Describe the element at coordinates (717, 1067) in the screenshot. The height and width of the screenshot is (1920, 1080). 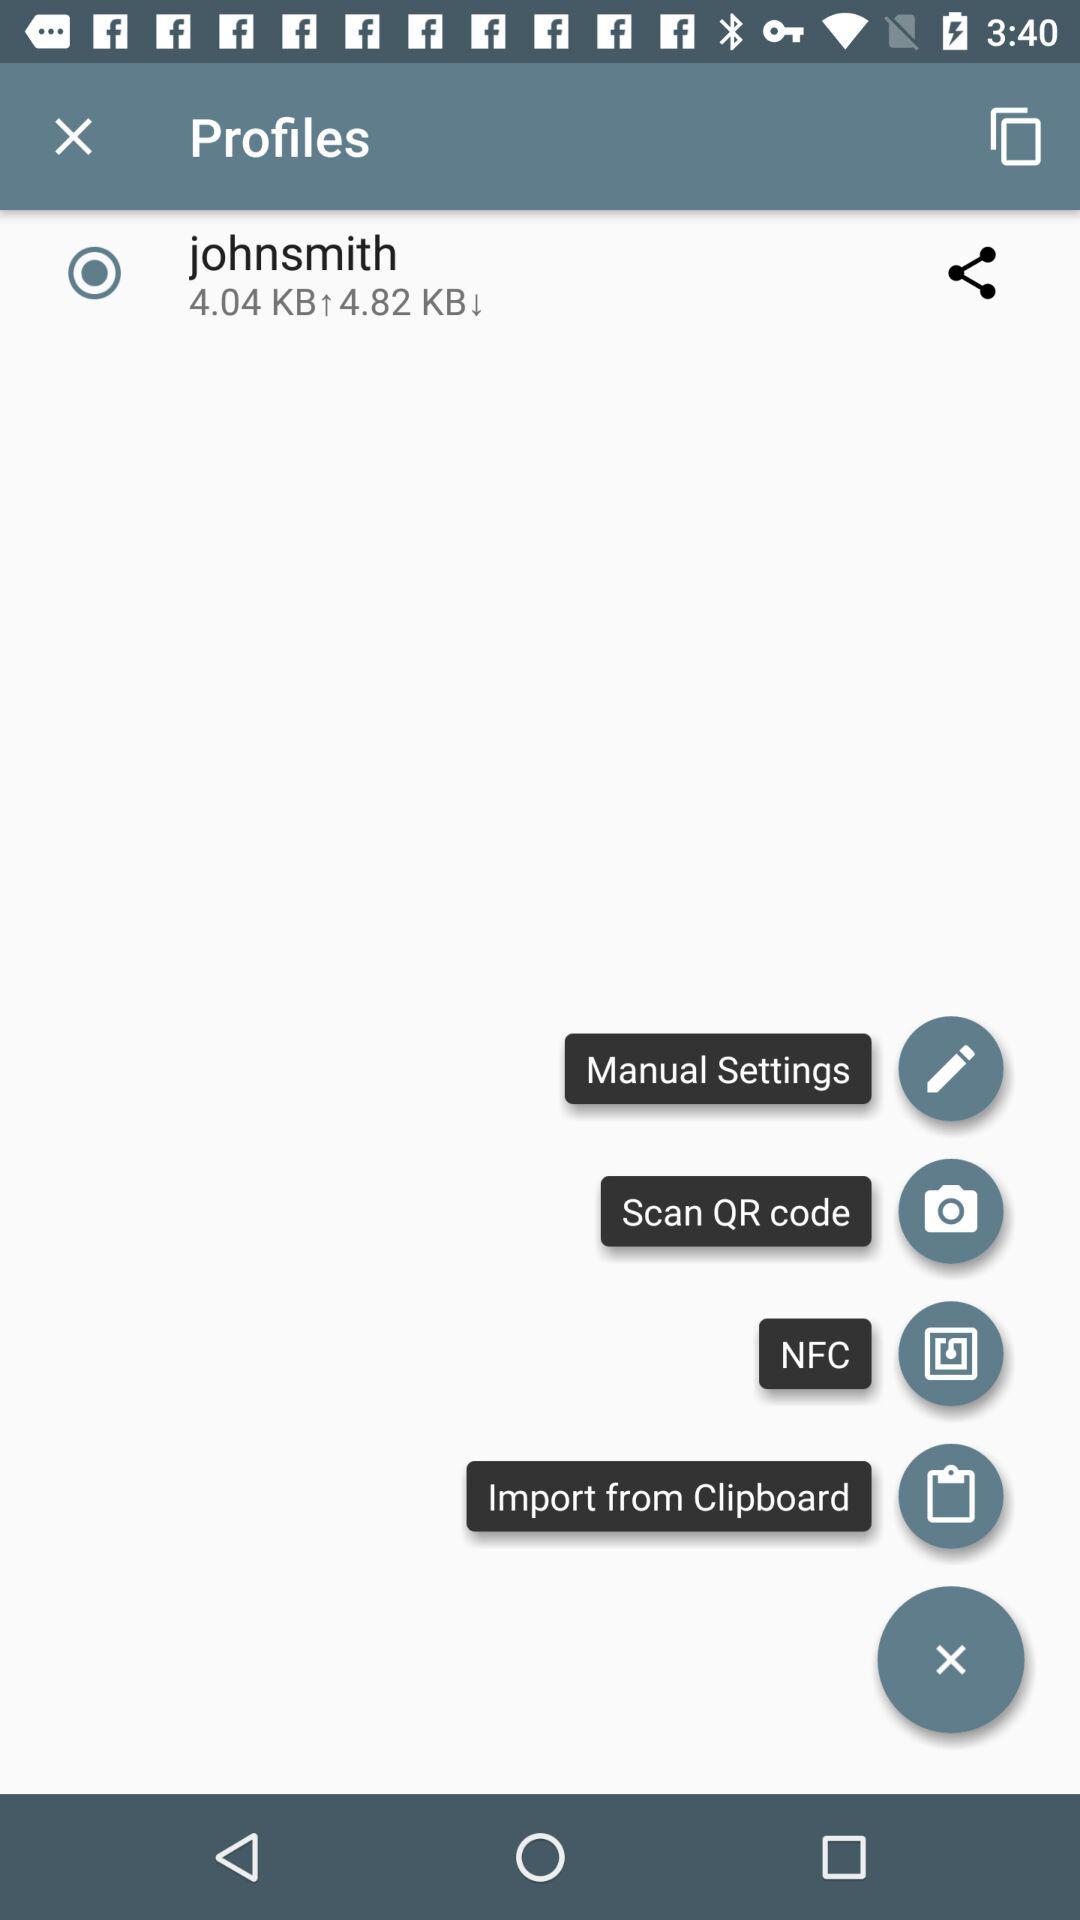
I see `manual settings` at that location.